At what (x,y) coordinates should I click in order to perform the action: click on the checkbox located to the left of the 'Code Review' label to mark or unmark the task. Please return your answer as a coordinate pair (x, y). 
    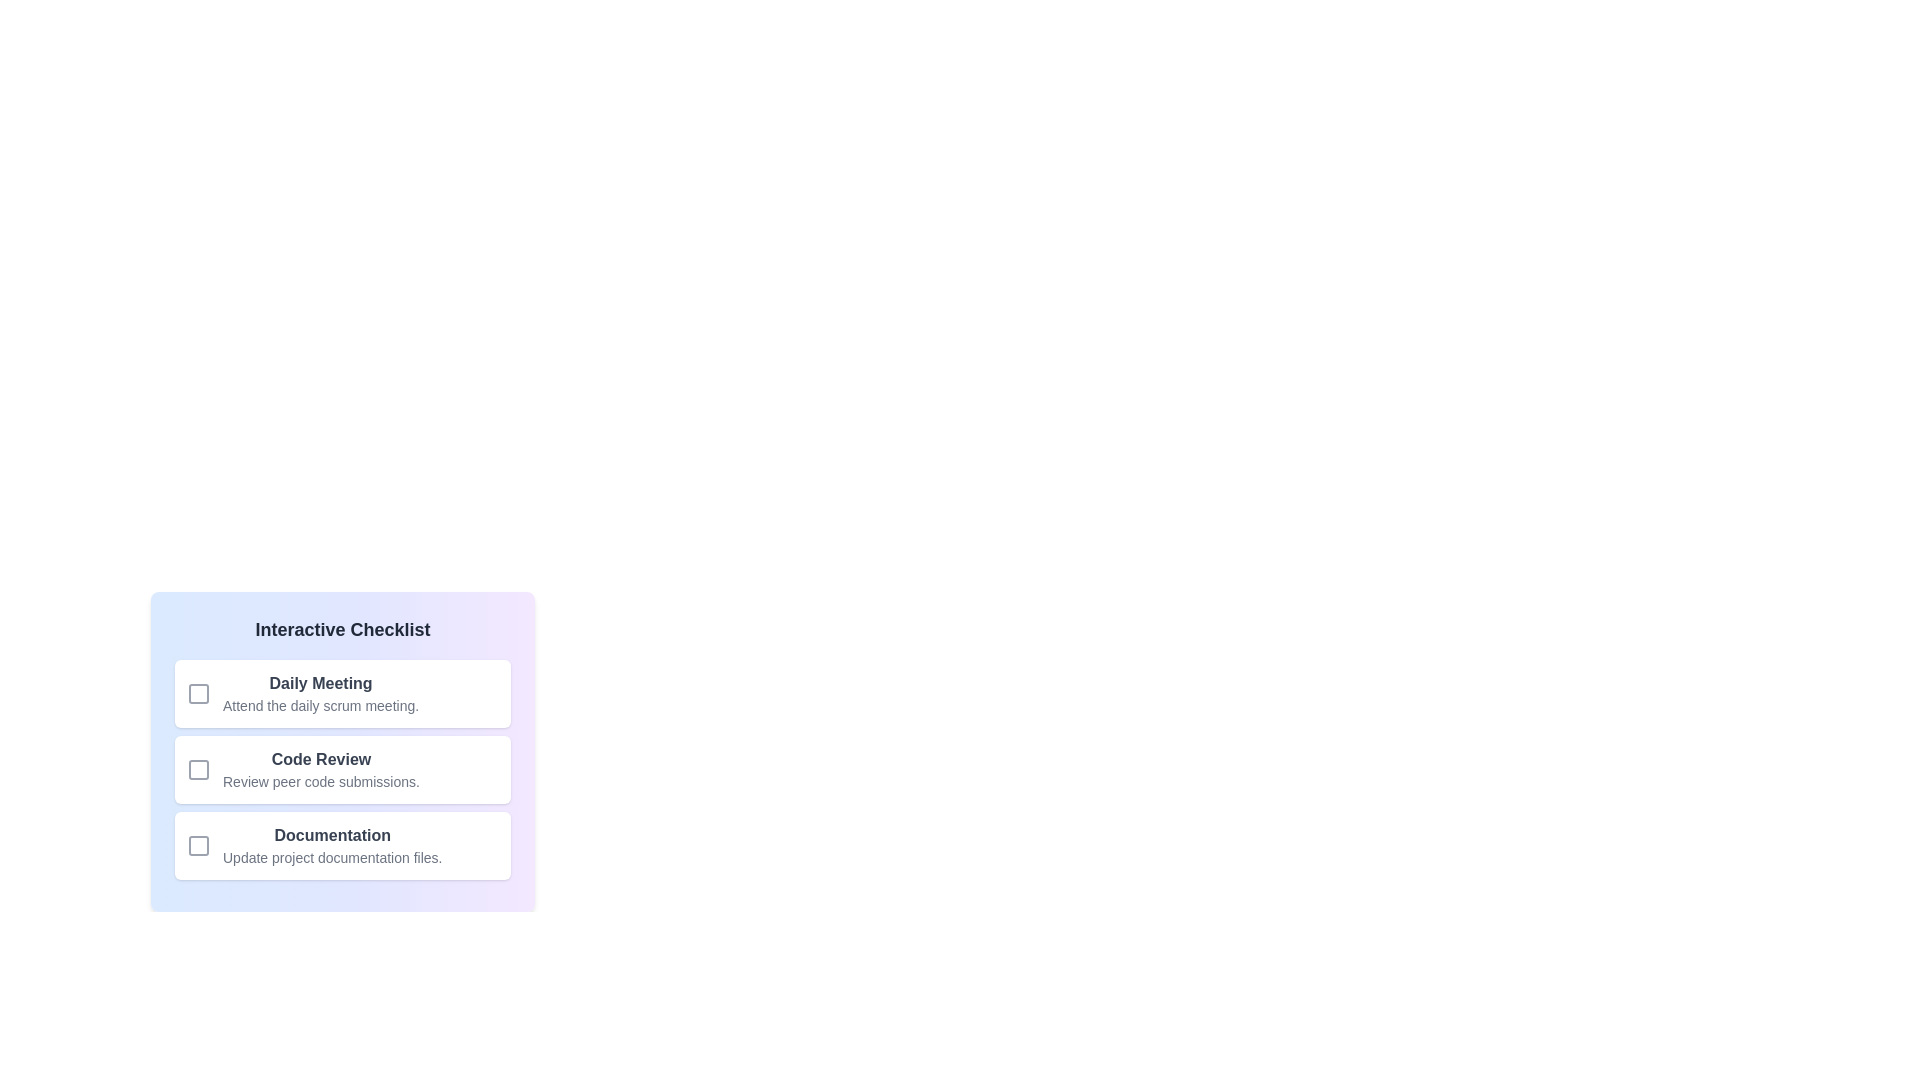
    Looking at the image, I should click on (198, 769).